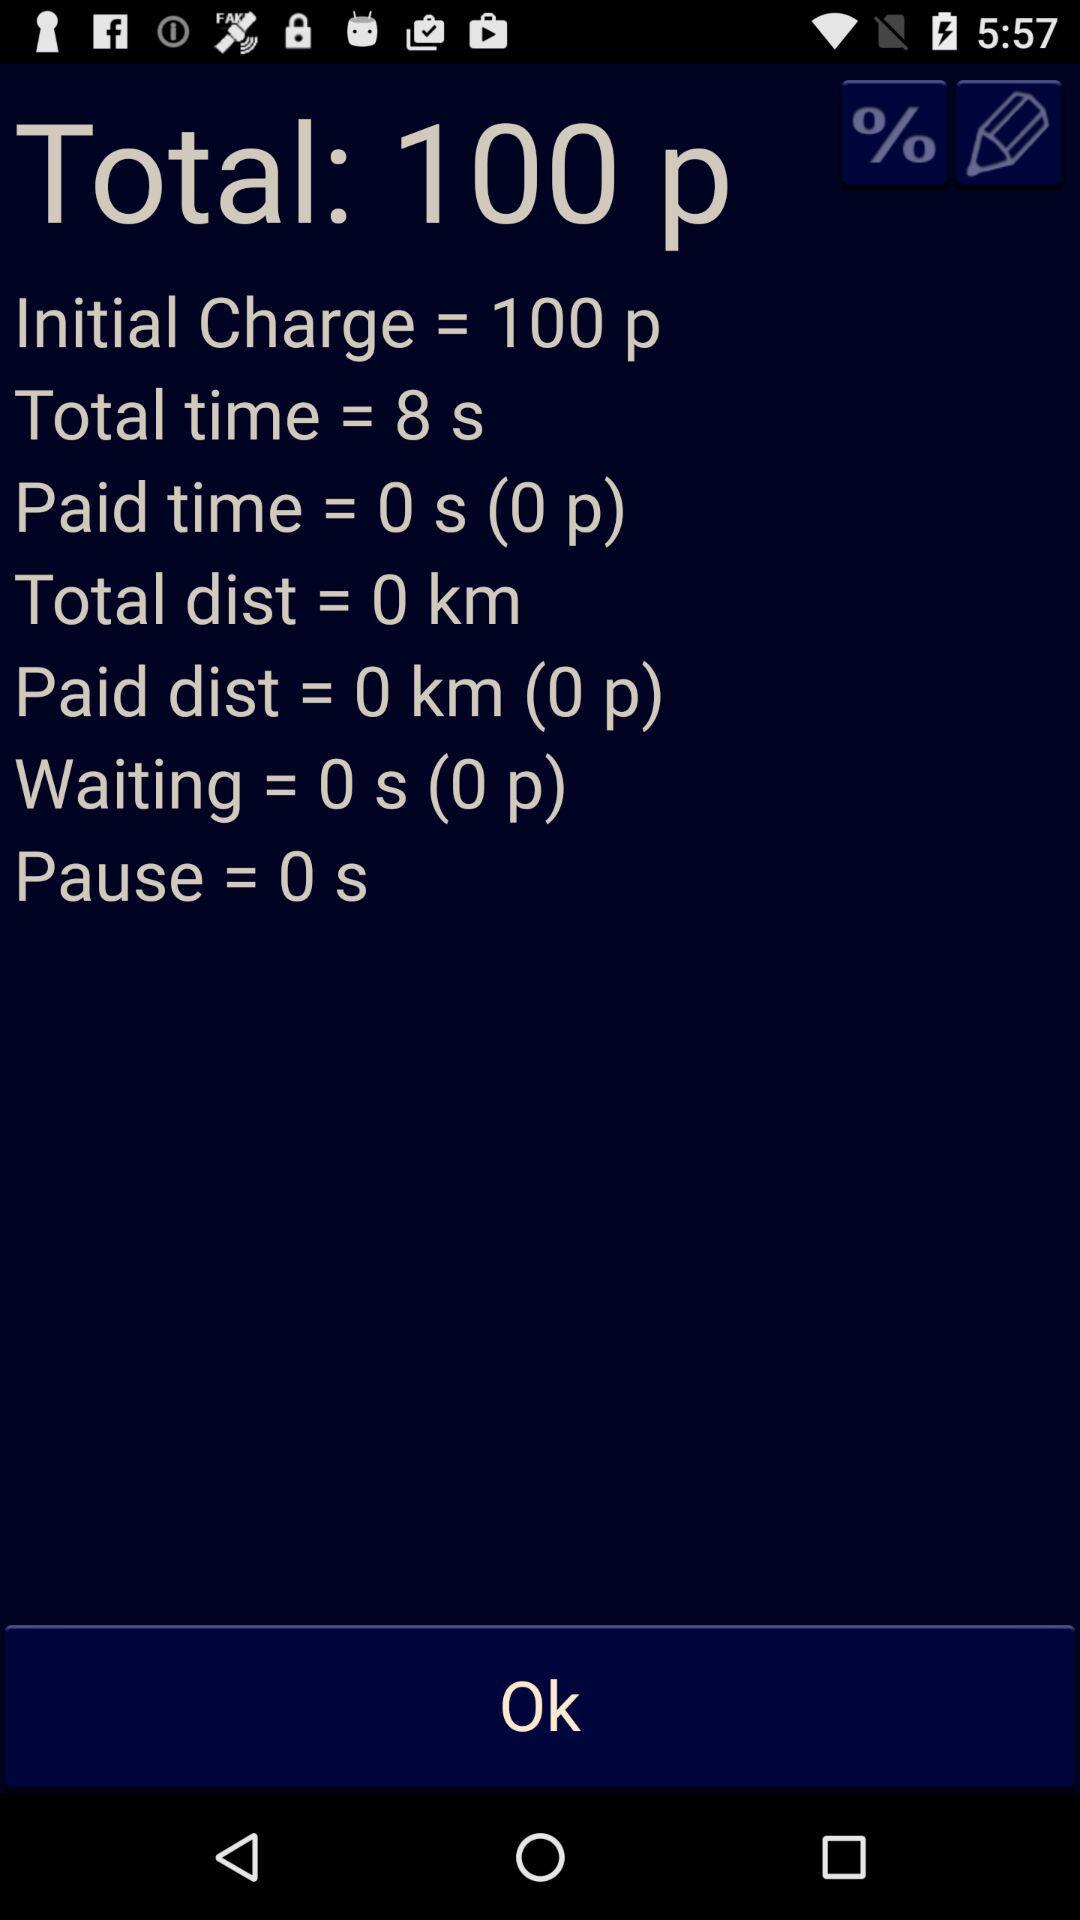  What do you see at coordinates (1009, 132) in the screenshot?
I see `edit icon` at bounding box center [1009, 132].